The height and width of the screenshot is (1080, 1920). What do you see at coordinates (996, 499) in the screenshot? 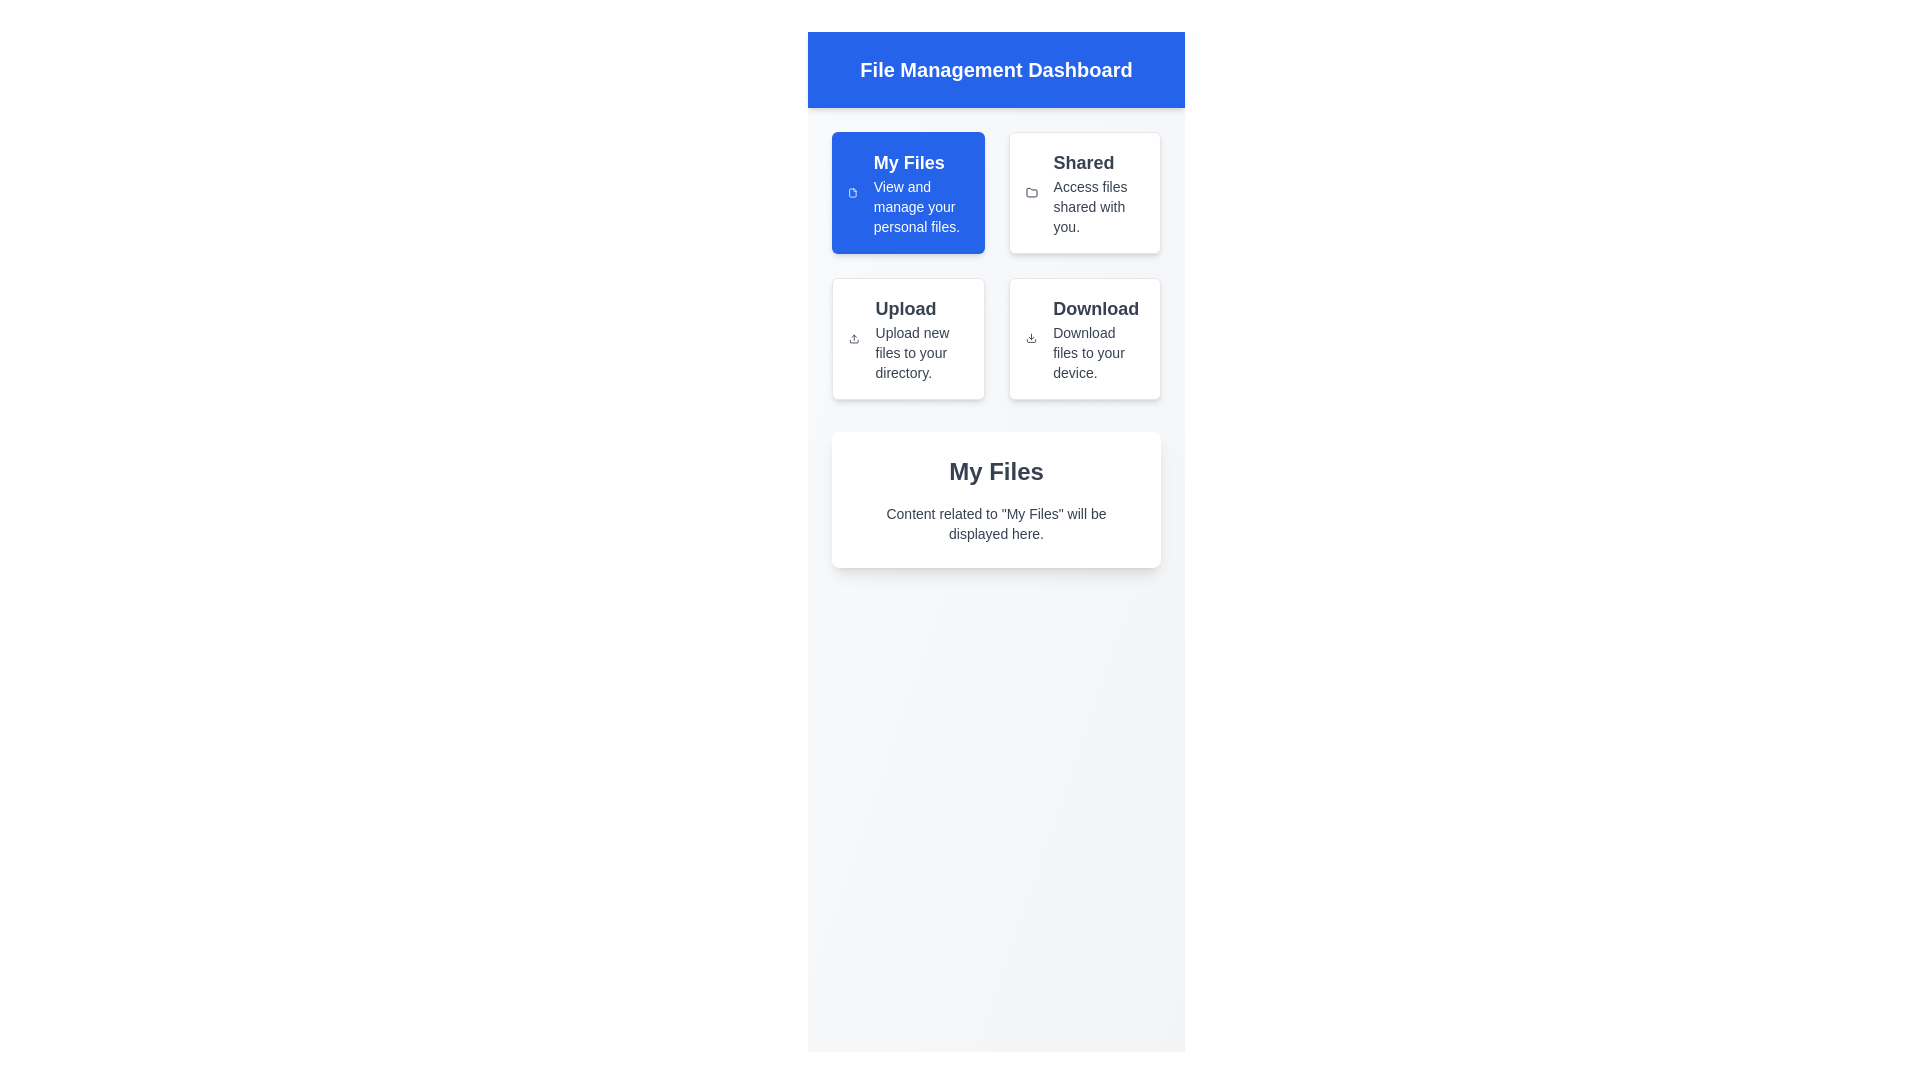
I see `text from the card titled 'My Files', which has a white background and contains a bold title and a smaller subtitle located at the bottom section of the interface` at bounding box center [996, 499].